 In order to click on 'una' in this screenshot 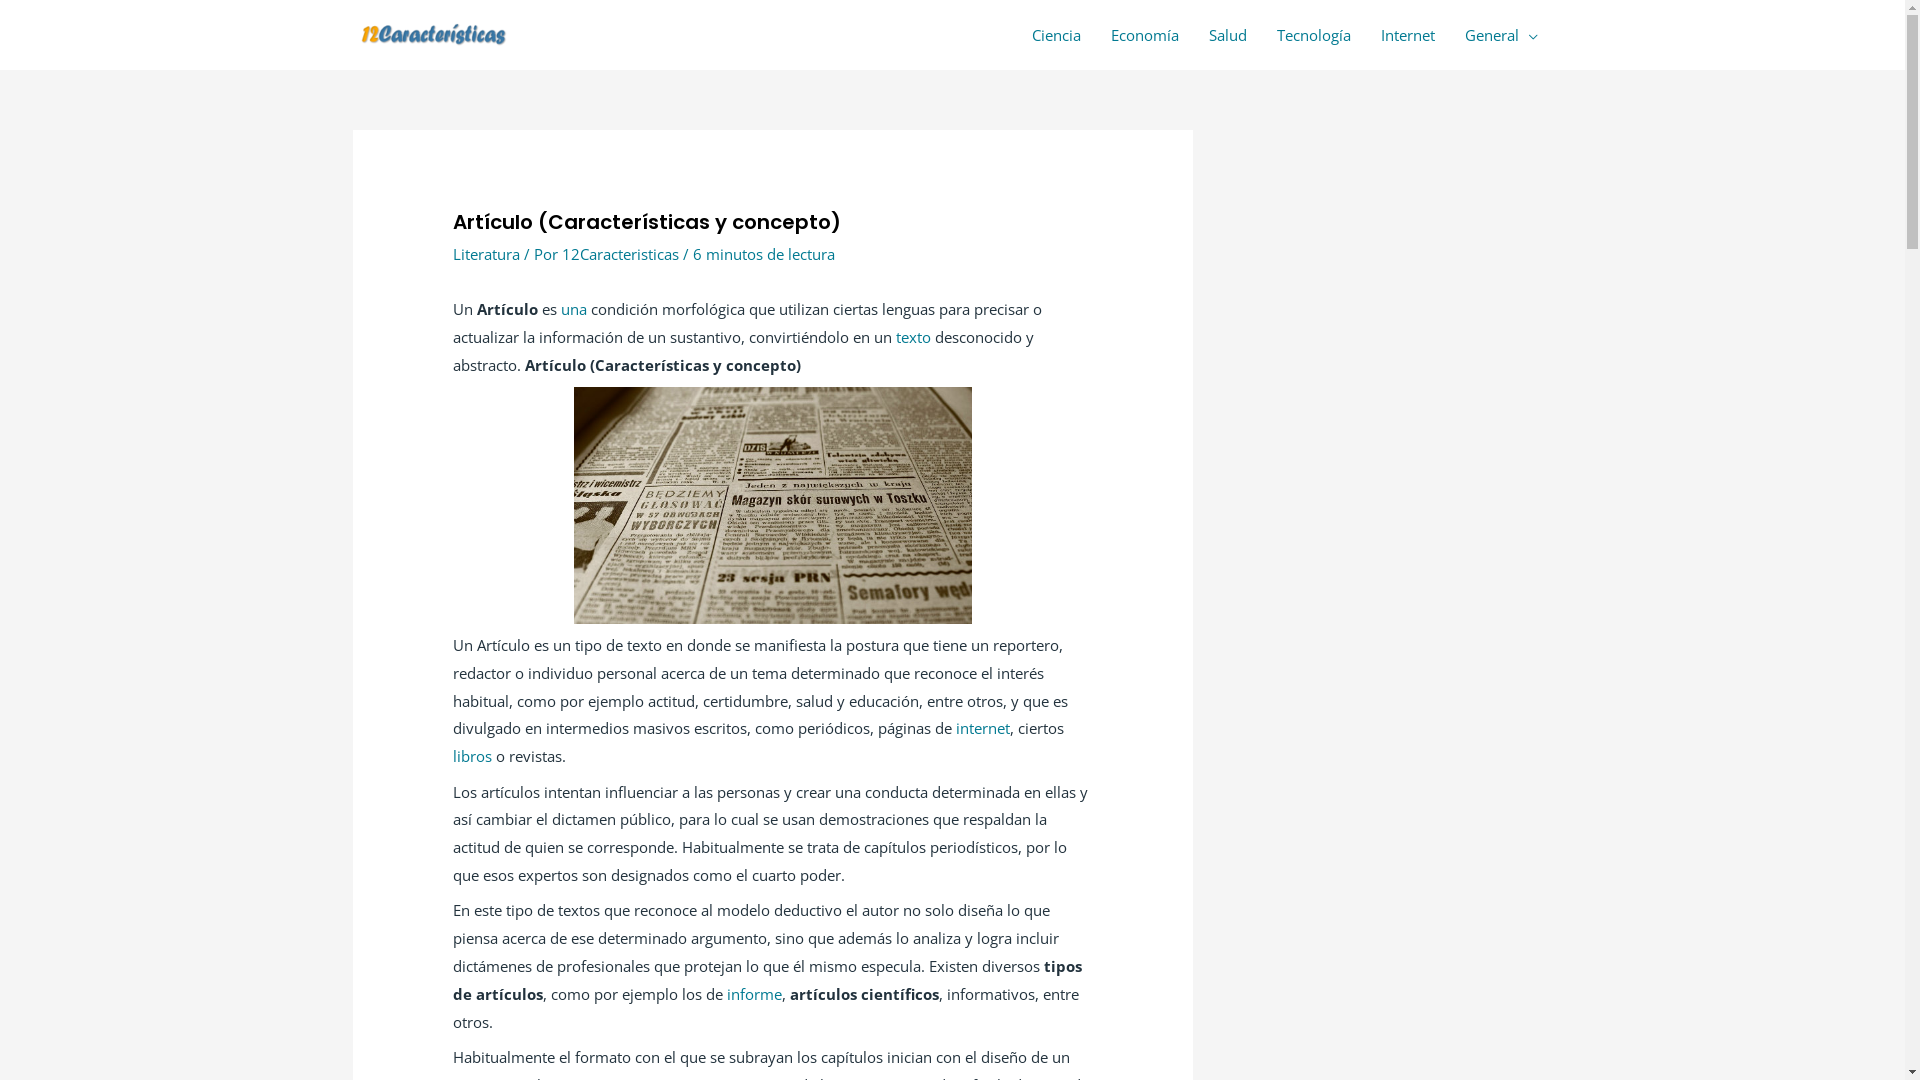, I will do `click(560, 308)`.